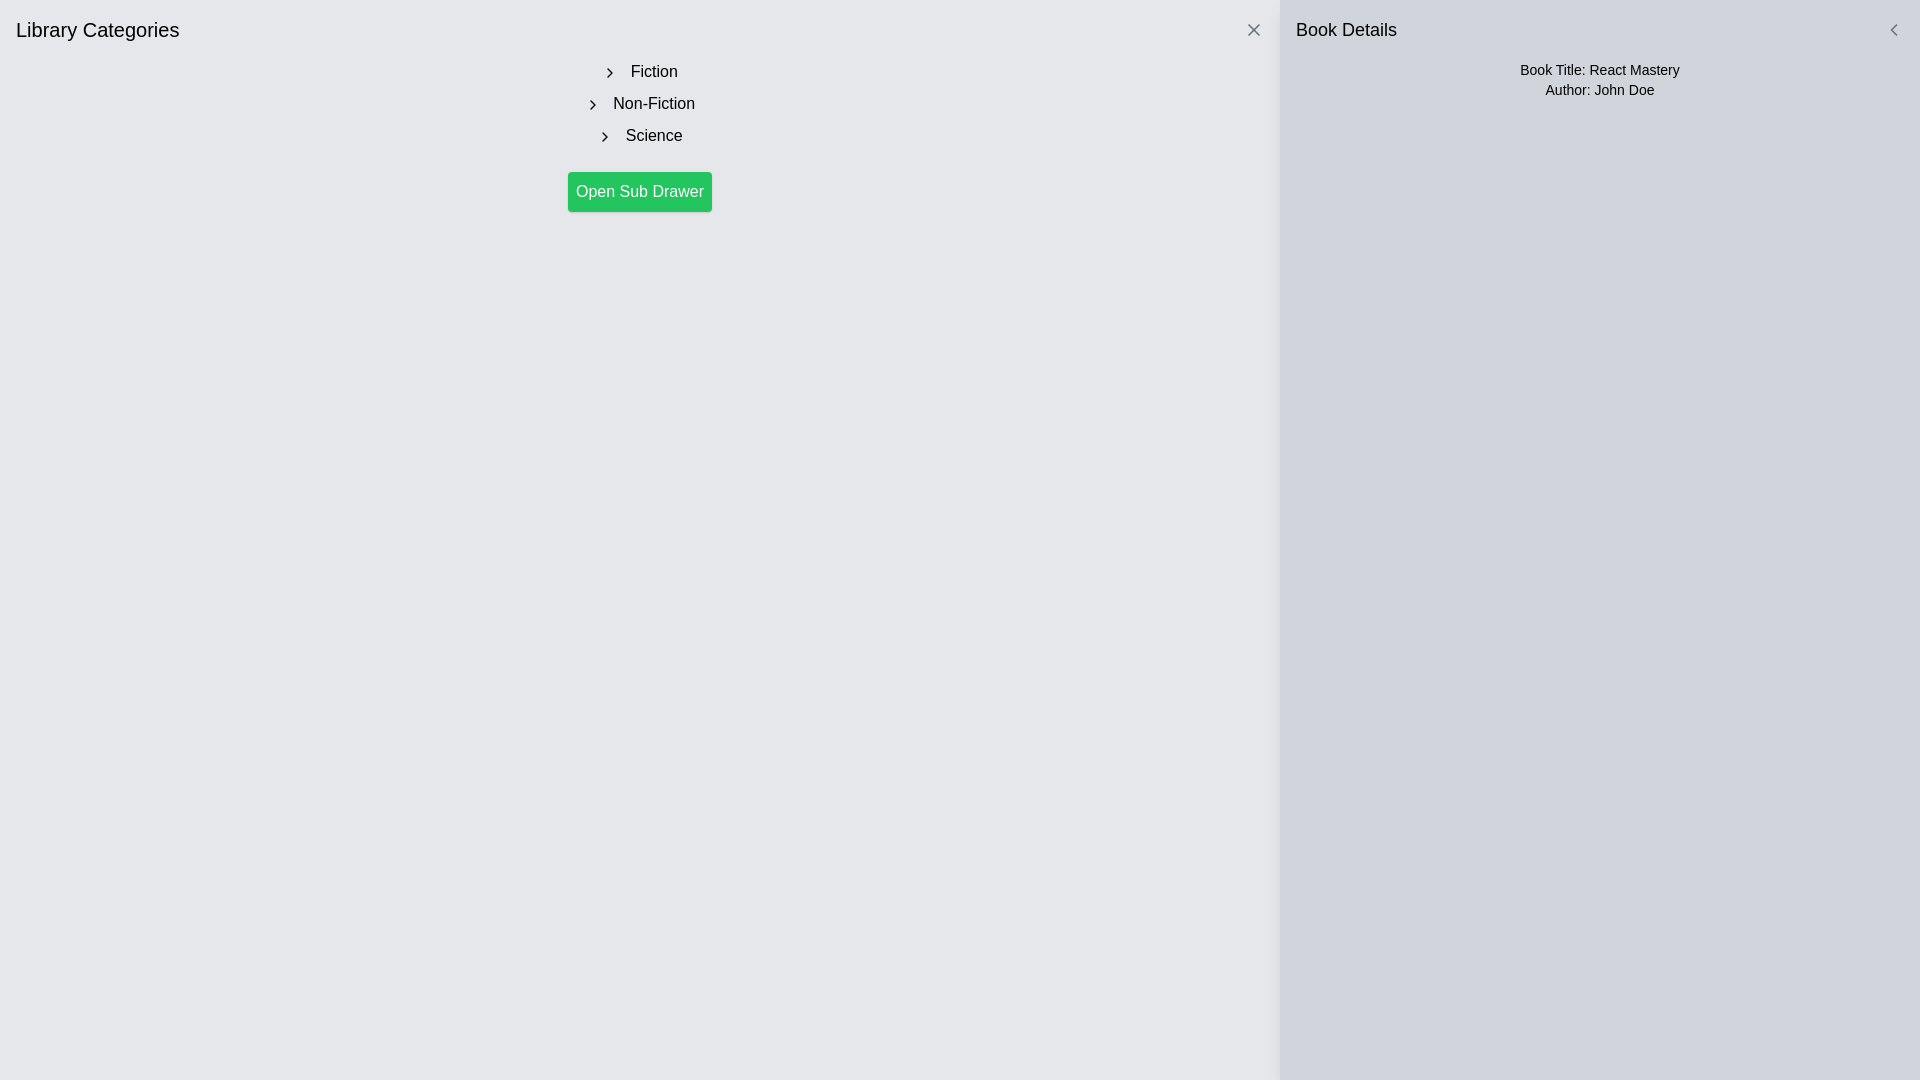 This screenshot has width=1920, height=1080. What do you see at coordinates (1893, 30) in the screenshot?
I see `the left-facing chevron button styled in gray at the top-right corner of the 'Book Details' section to change its color to black` at bounding box center [1893, 30].